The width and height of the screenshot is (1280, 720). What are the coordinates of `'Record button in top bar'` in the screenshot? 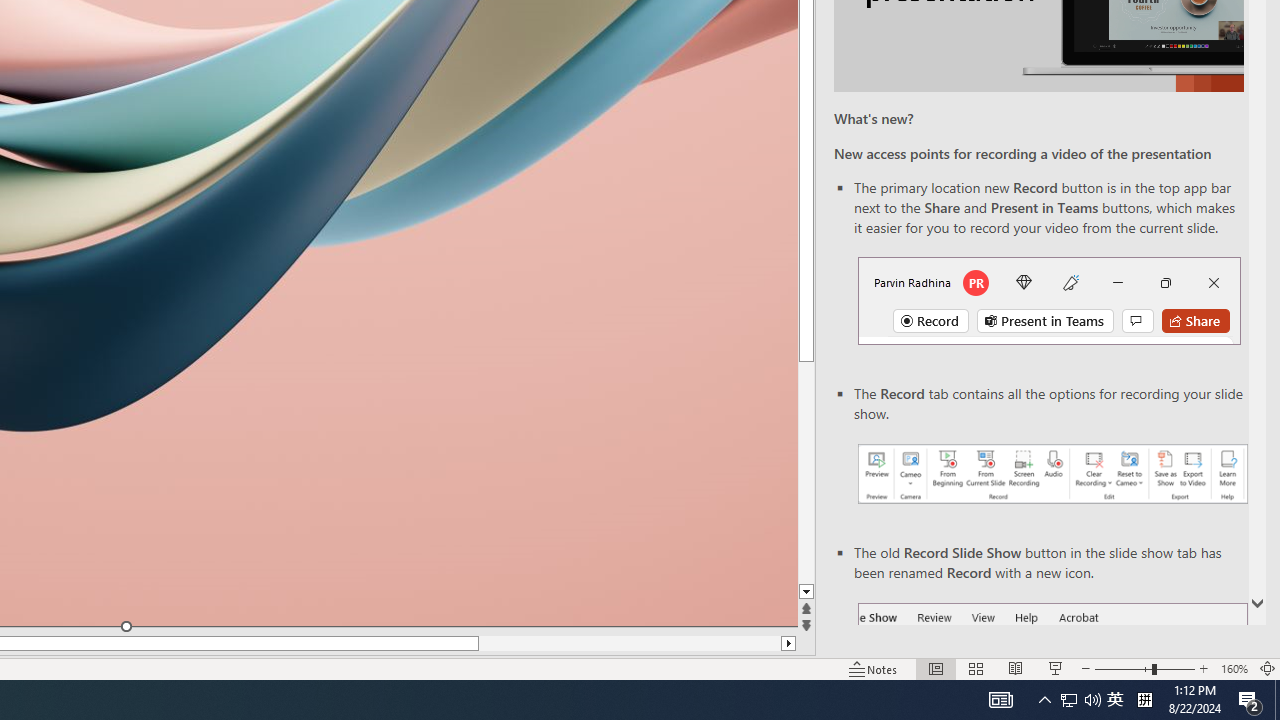 It's located at (1048, 300).